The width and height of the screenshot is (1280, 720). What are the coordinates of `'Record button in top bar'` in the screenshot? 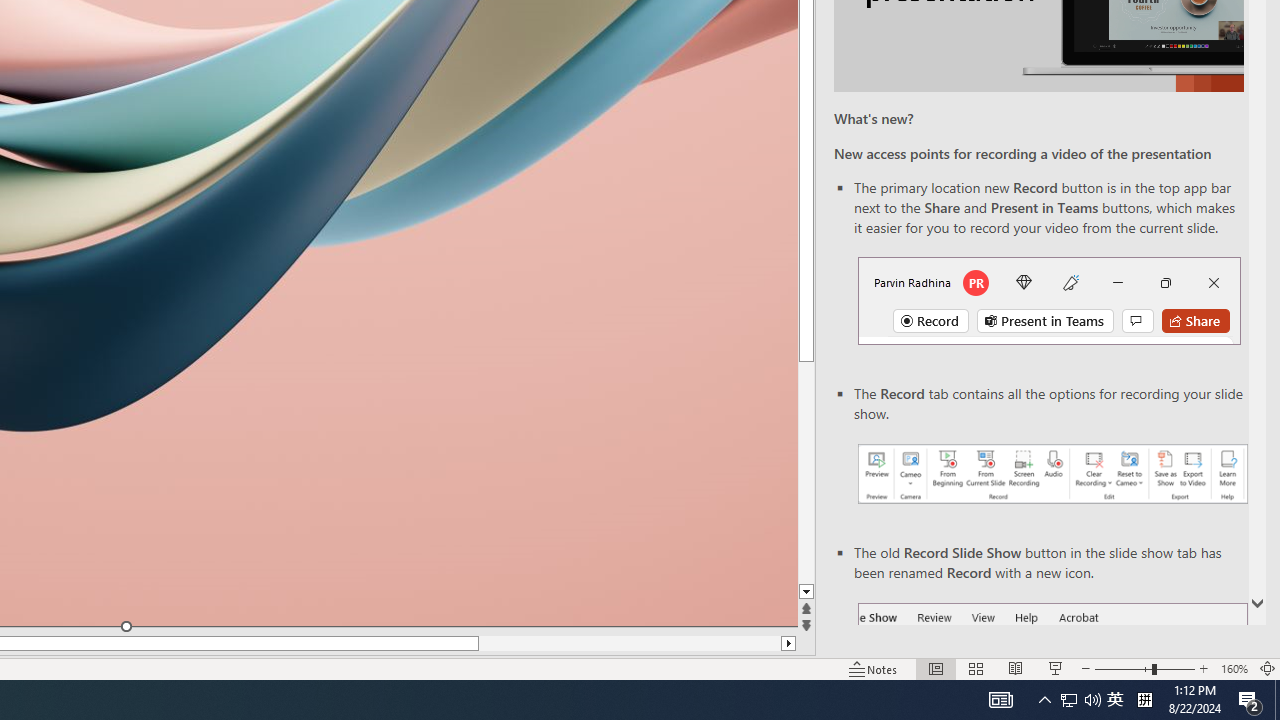 It's located at (1048, 300).